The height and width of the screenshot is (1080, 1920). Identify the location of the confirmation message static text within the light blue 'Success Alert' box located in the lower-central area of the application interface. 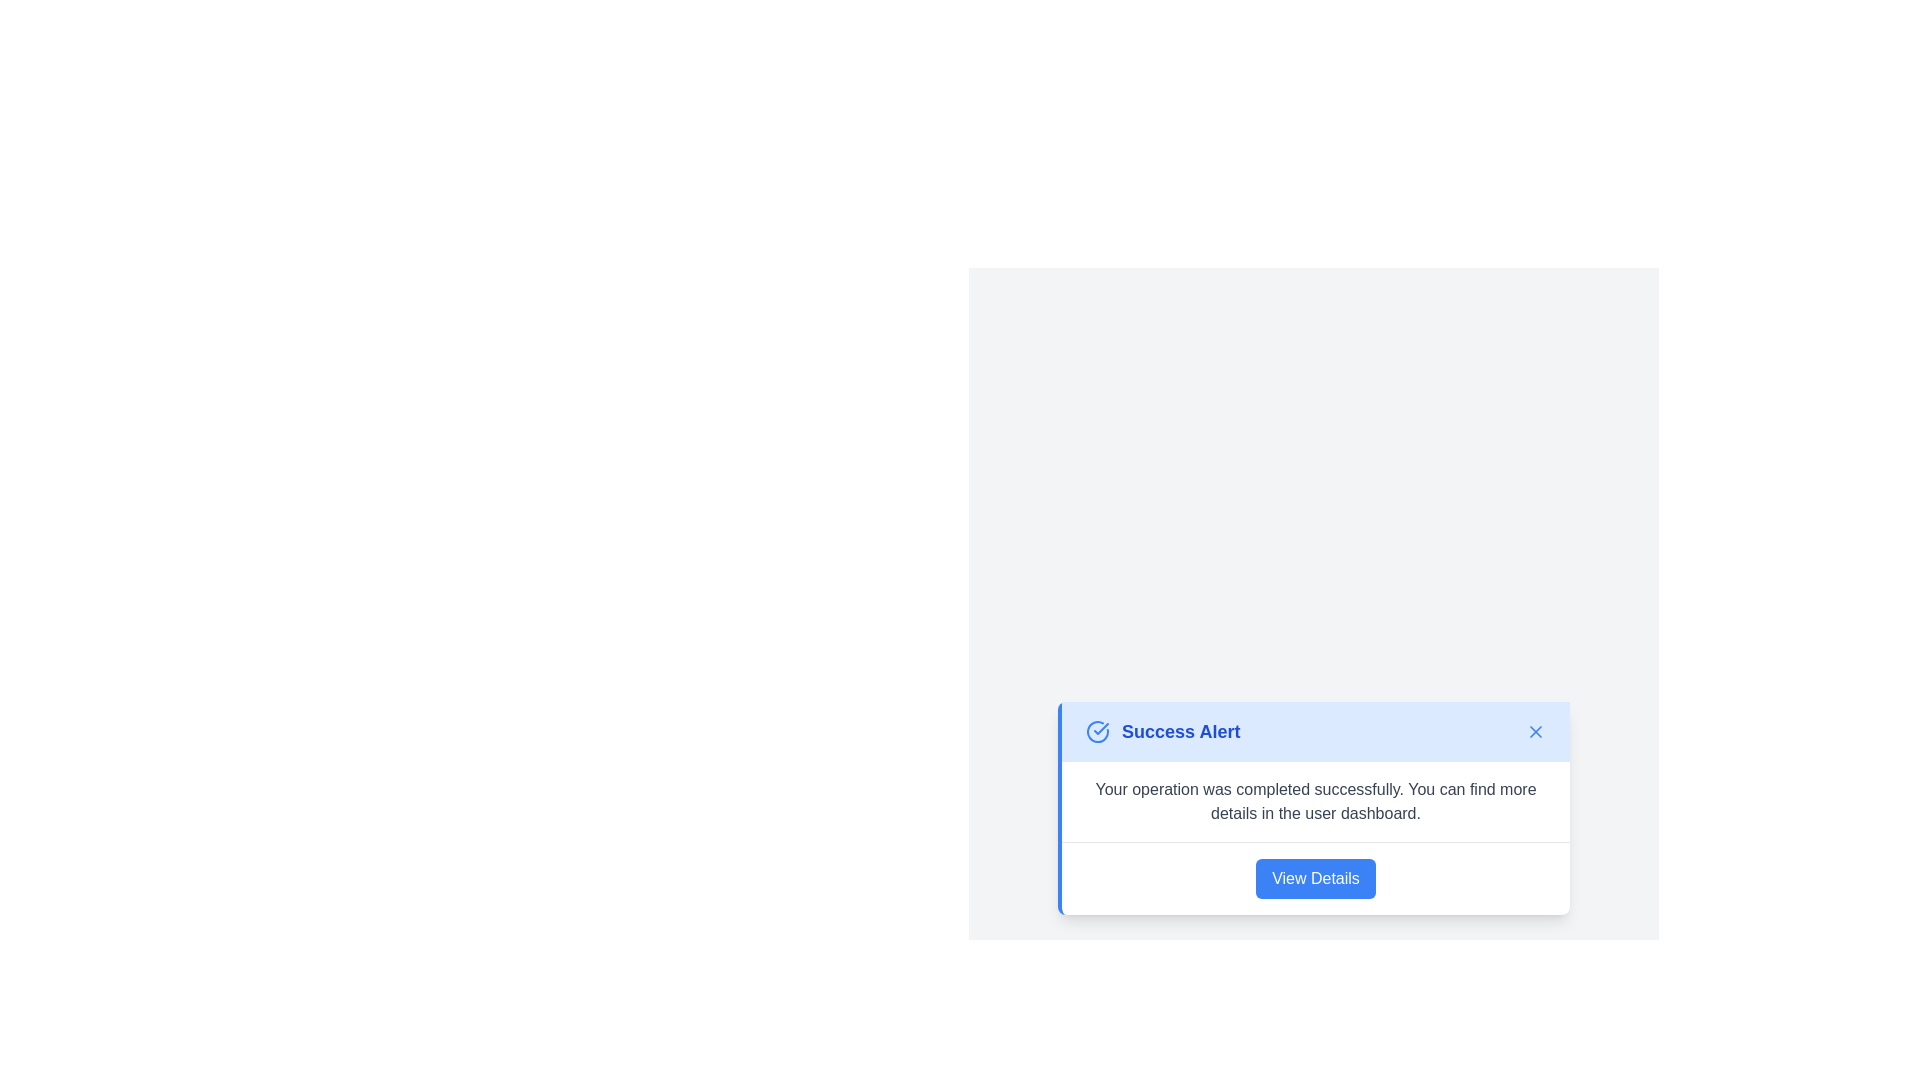
(1315, 800).